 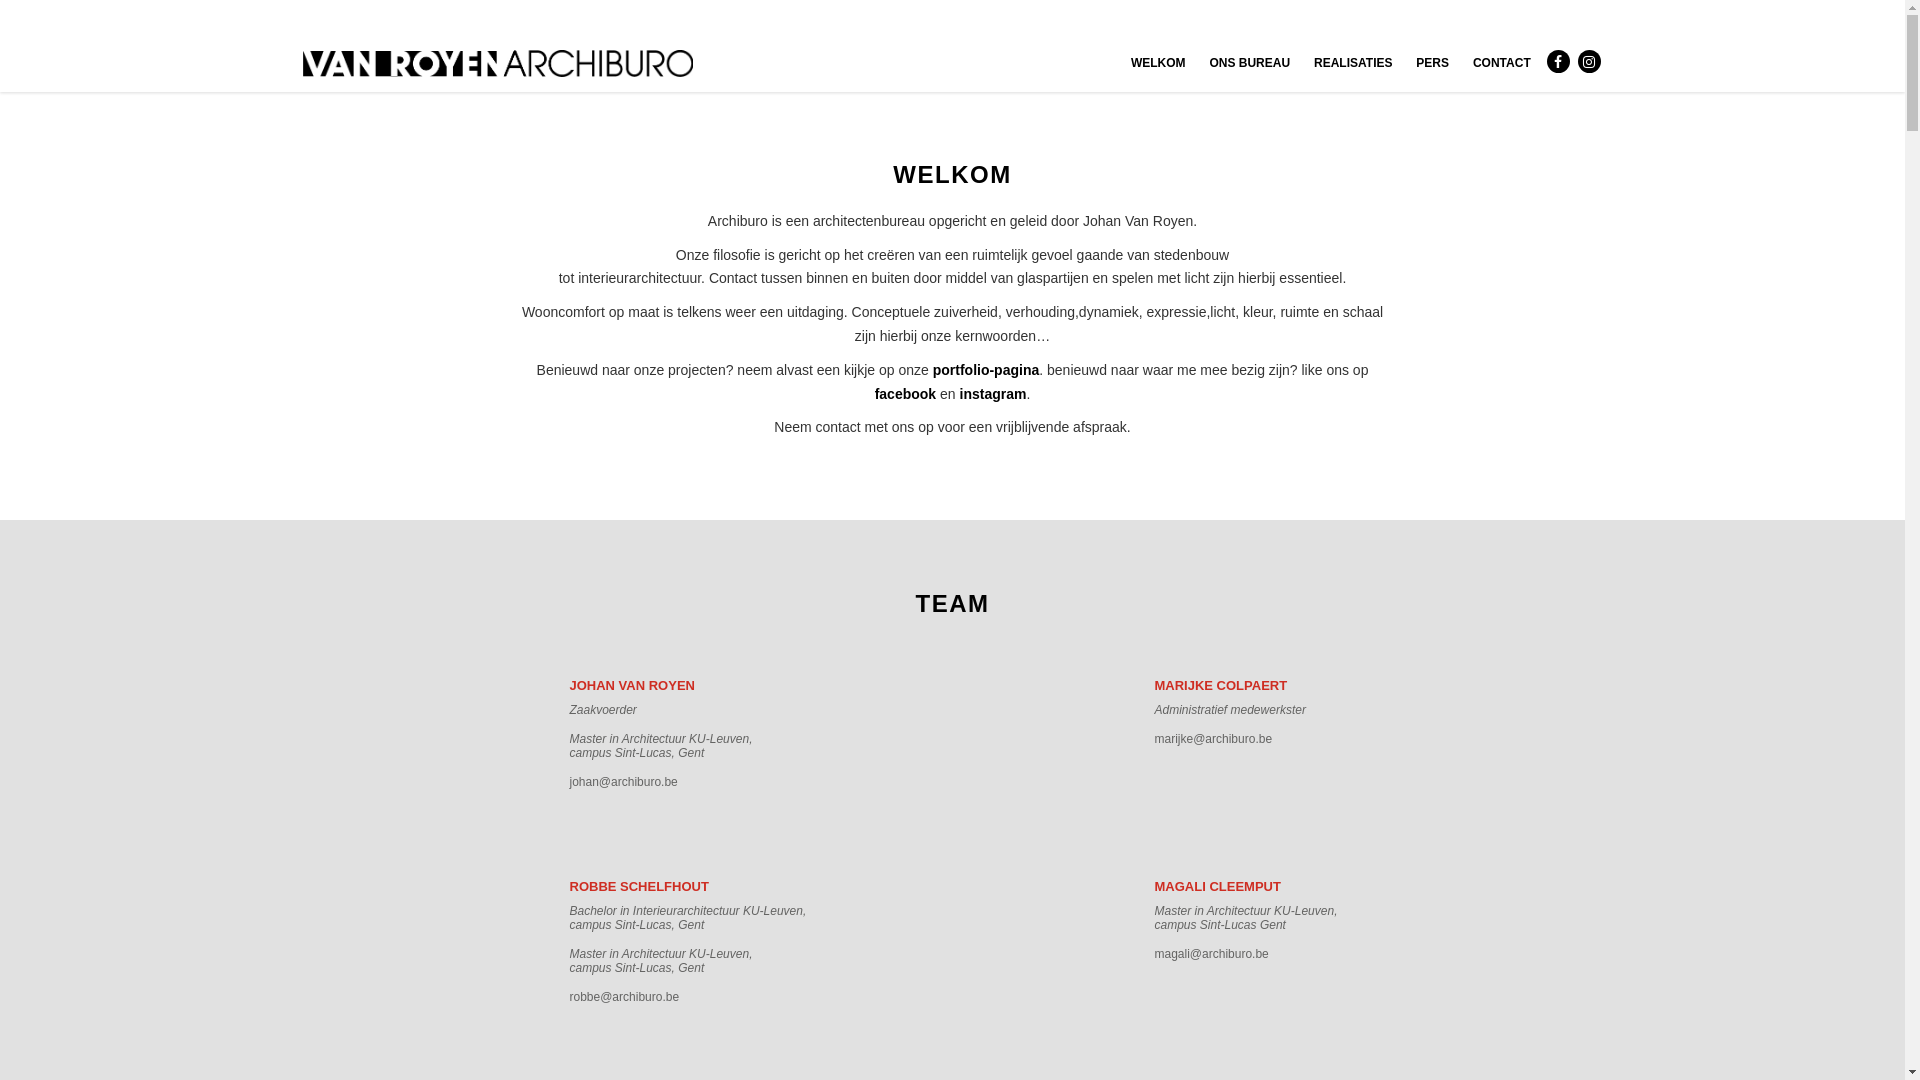 I want to click on 'PERS', so click(x=1431, y=62).